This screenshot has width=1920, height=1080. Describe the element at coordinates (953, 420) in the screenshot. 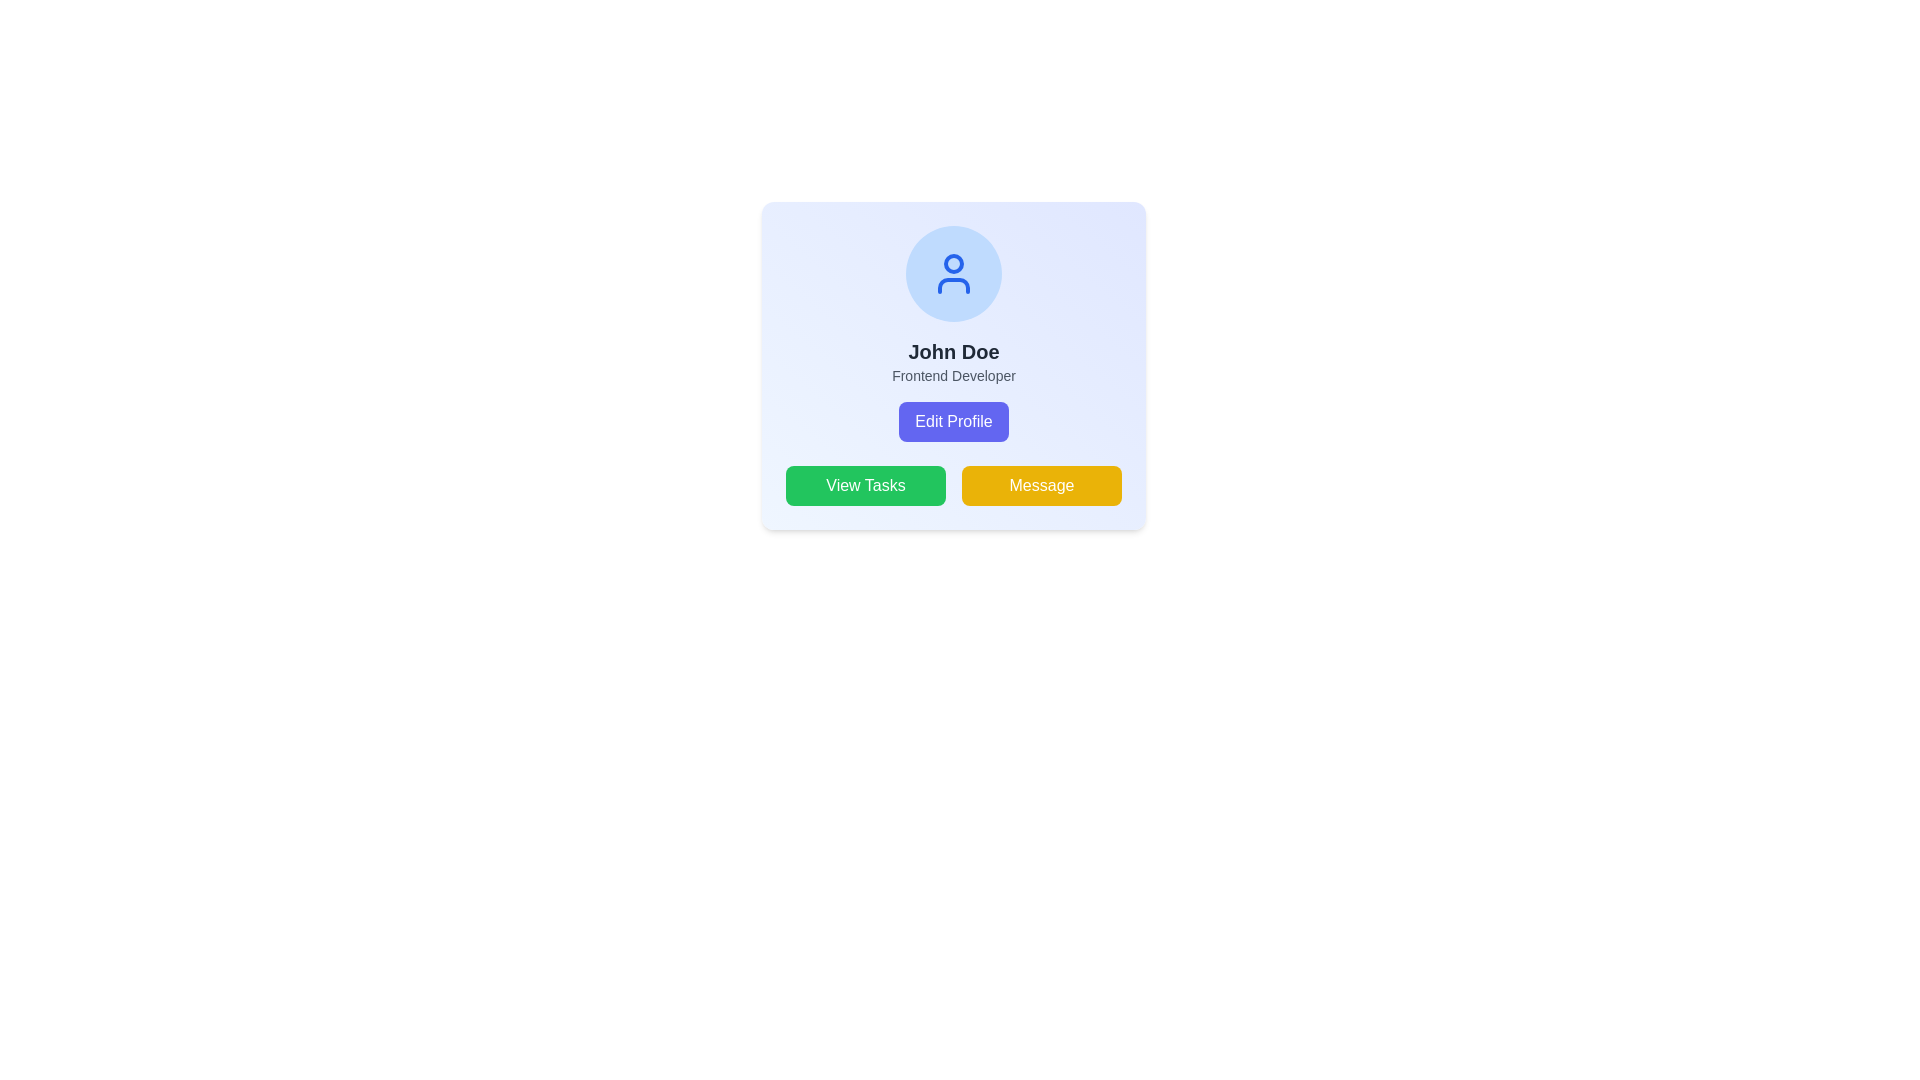

I see `the button located below the text 'John Doe' and 'Frontend Developer'` at that location.